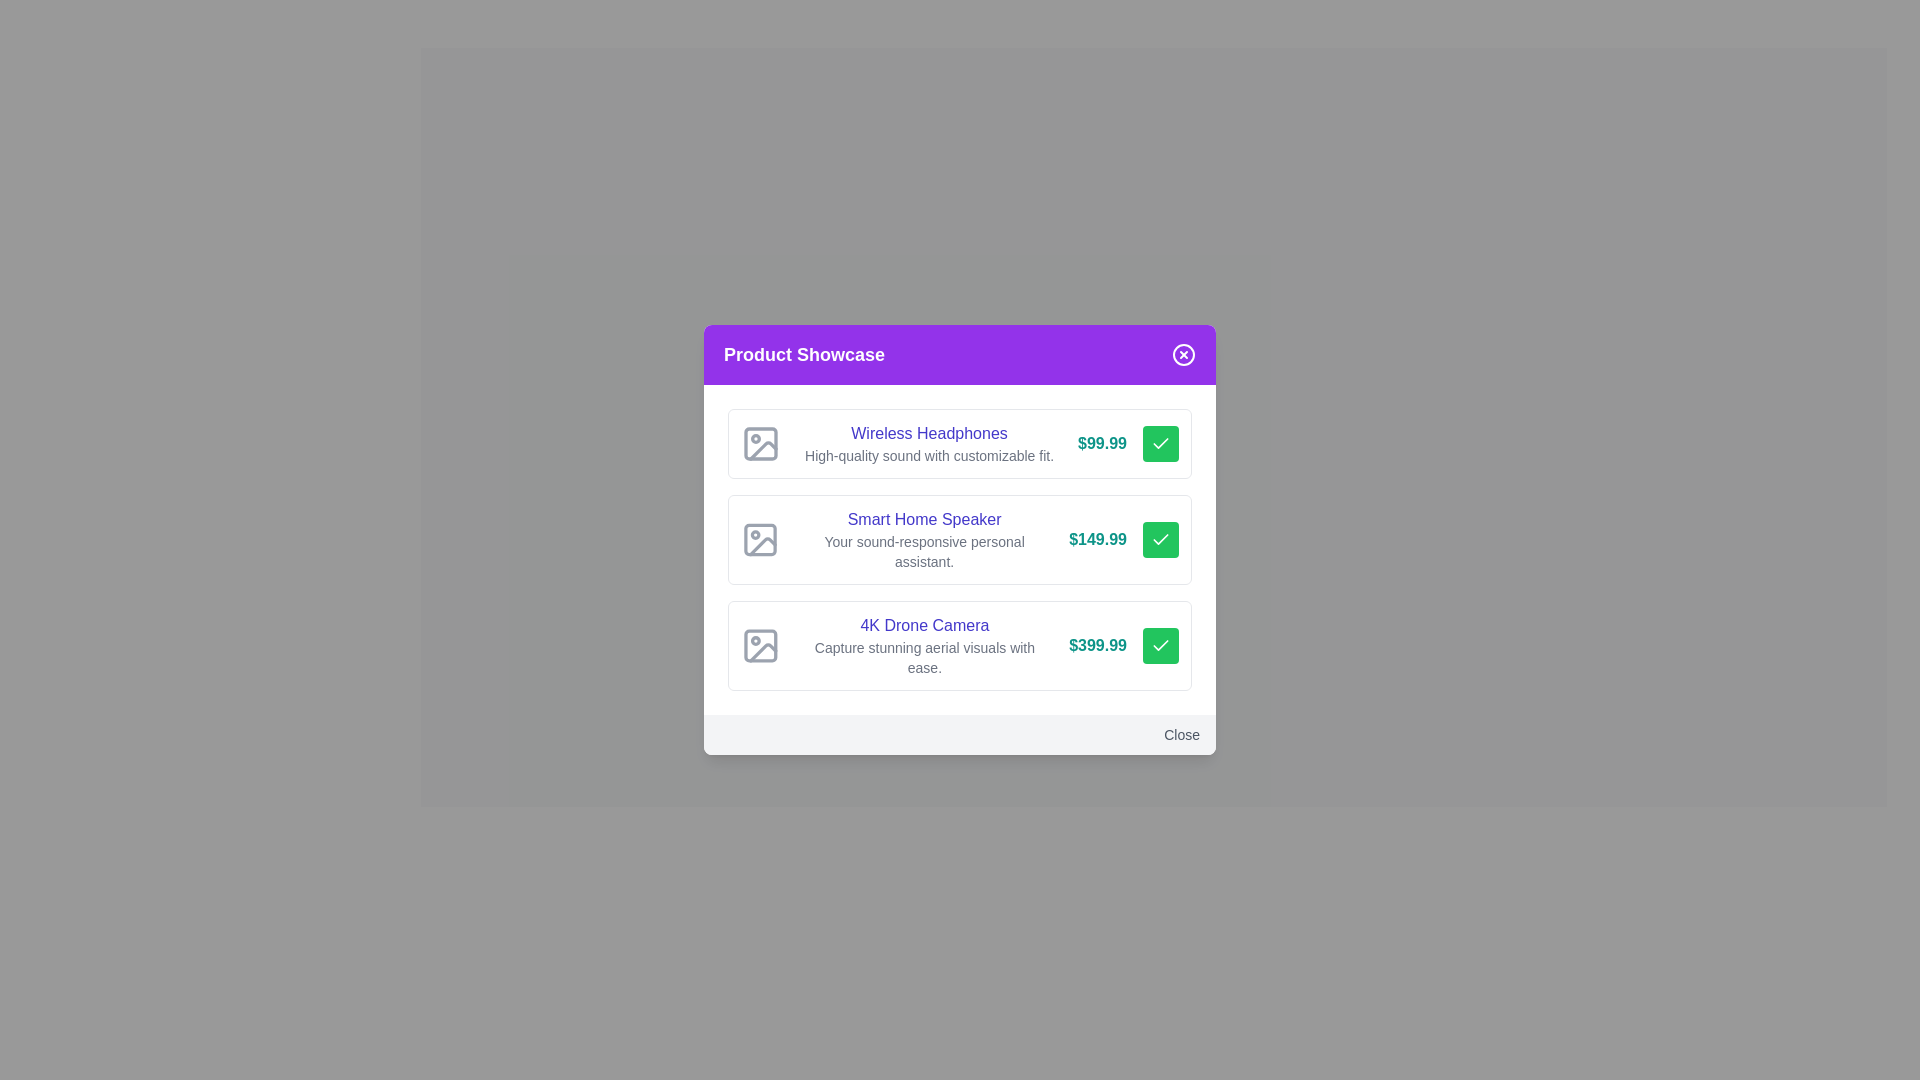  What do you see at coordinates (1161, 645) in the screenshot?
I see `the SVG checkmark icon with a green background, which is located inside the bottom-most green button aligned with '4K Drone Camera.'` at bounding box center [1161, 645].